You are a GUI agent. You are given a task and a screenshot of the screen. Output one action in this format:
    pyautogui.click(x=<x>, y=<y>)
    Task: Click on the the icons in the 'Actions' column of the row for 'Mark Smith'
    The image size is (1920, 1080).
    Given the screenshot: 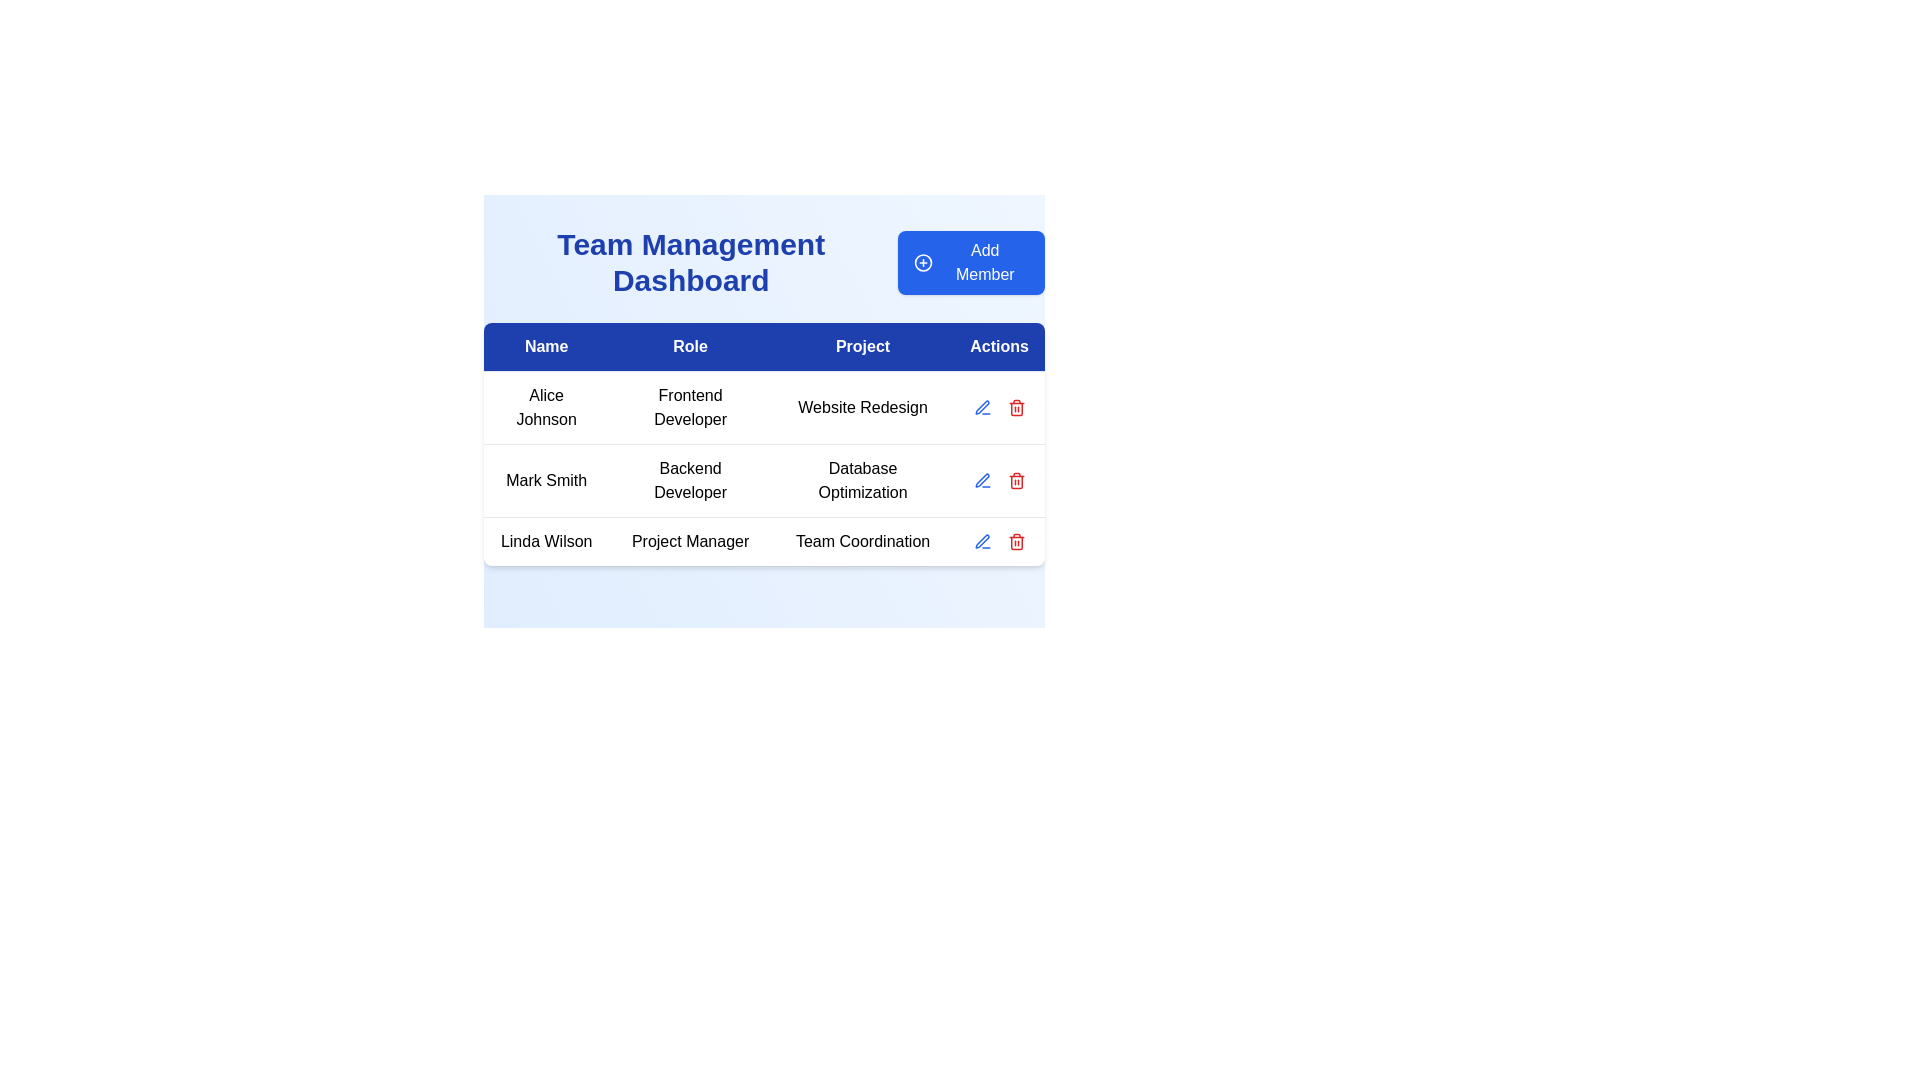 What is the action you would take?
    pyautogui.click(x=999, y=481)
    